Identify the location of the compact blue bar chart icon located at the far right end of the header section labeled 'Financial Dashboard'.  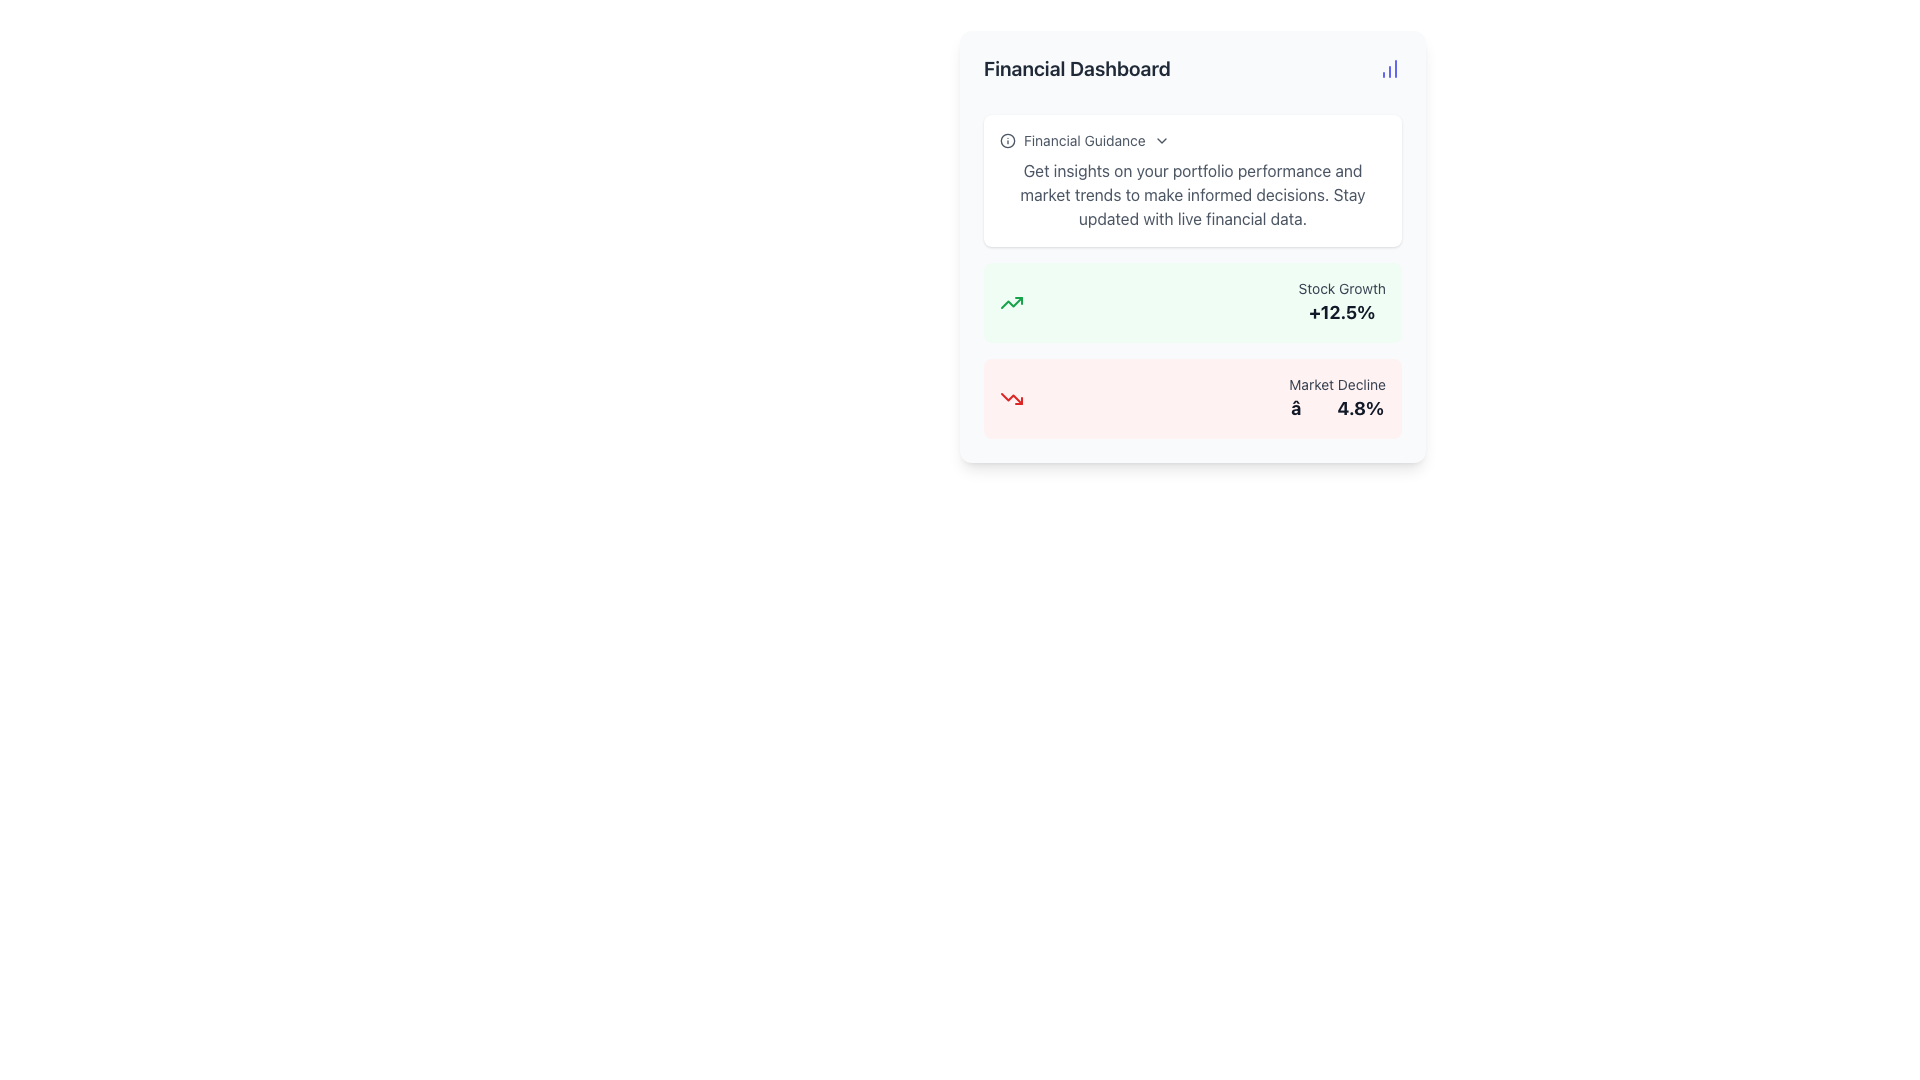
(1389, 68).